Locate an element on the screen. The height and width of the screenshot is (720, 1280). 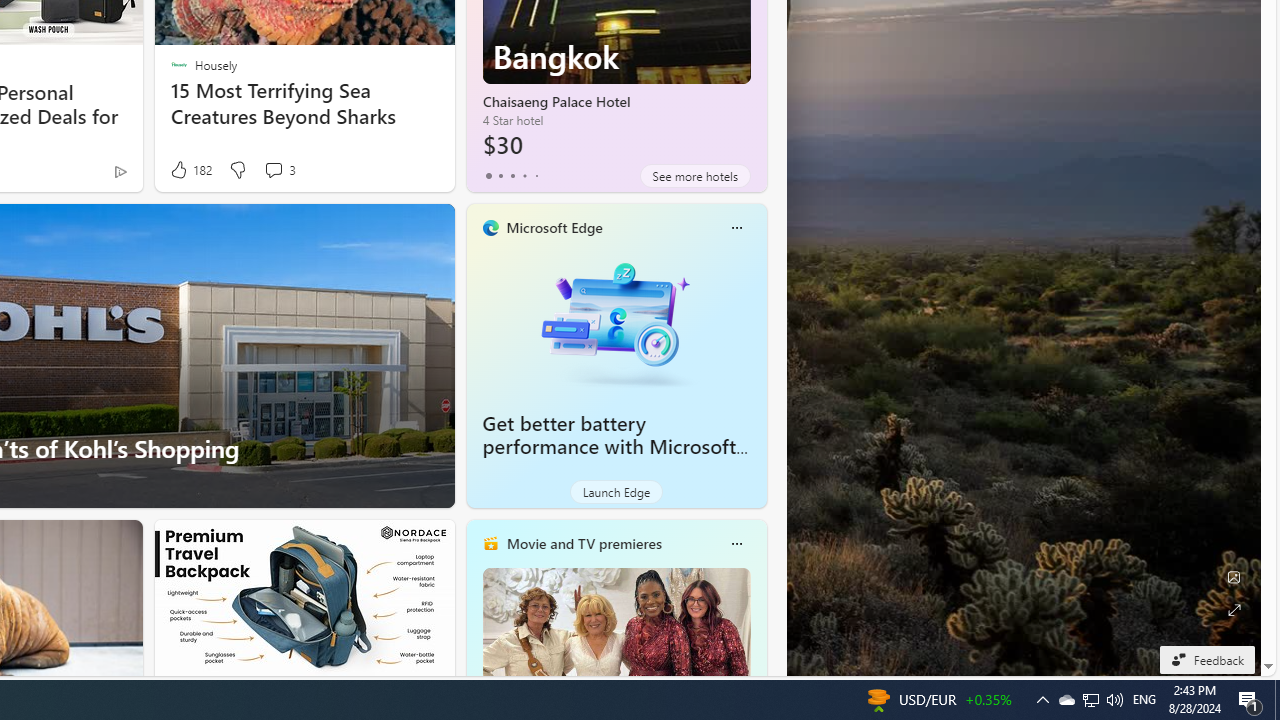
'tab-1' is located at coordinates (500, 175).